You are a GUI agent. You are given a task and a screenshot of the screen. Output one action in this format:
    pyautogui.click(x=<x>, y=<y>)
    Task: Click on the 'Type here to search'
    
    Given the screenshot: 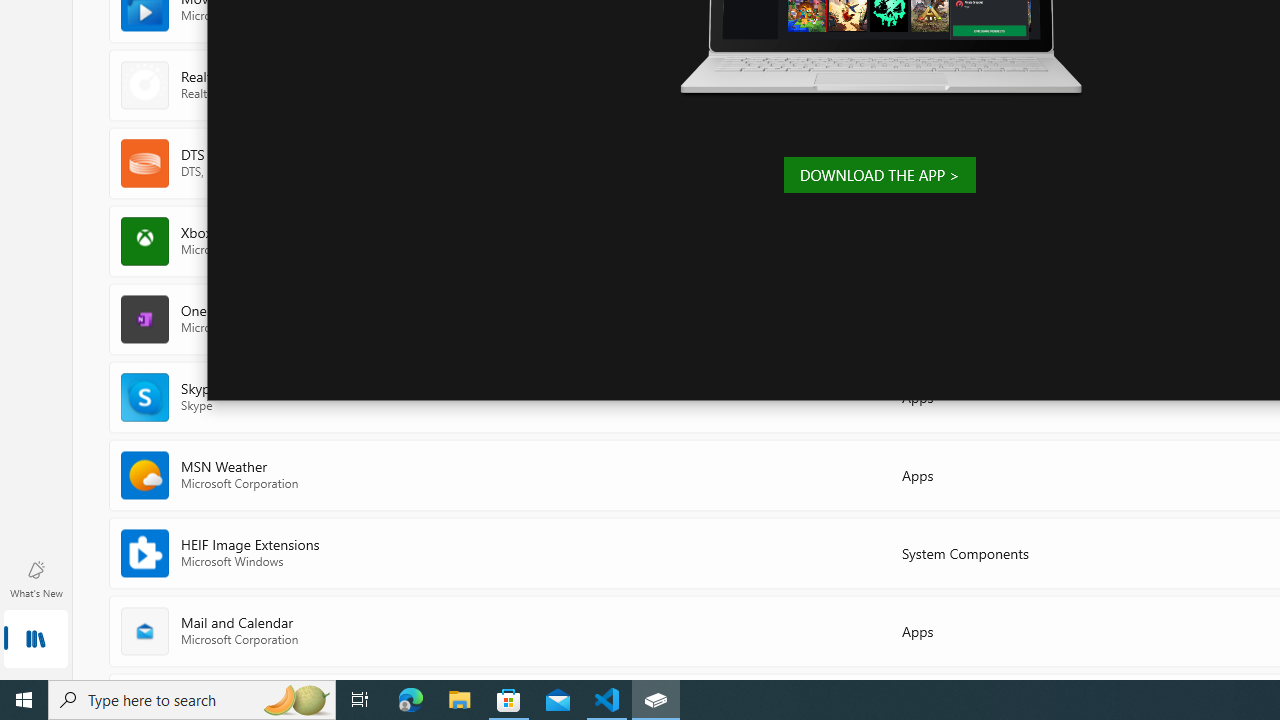 What is the action you would take?
    pyautogui.click(x=192, y=698)
    